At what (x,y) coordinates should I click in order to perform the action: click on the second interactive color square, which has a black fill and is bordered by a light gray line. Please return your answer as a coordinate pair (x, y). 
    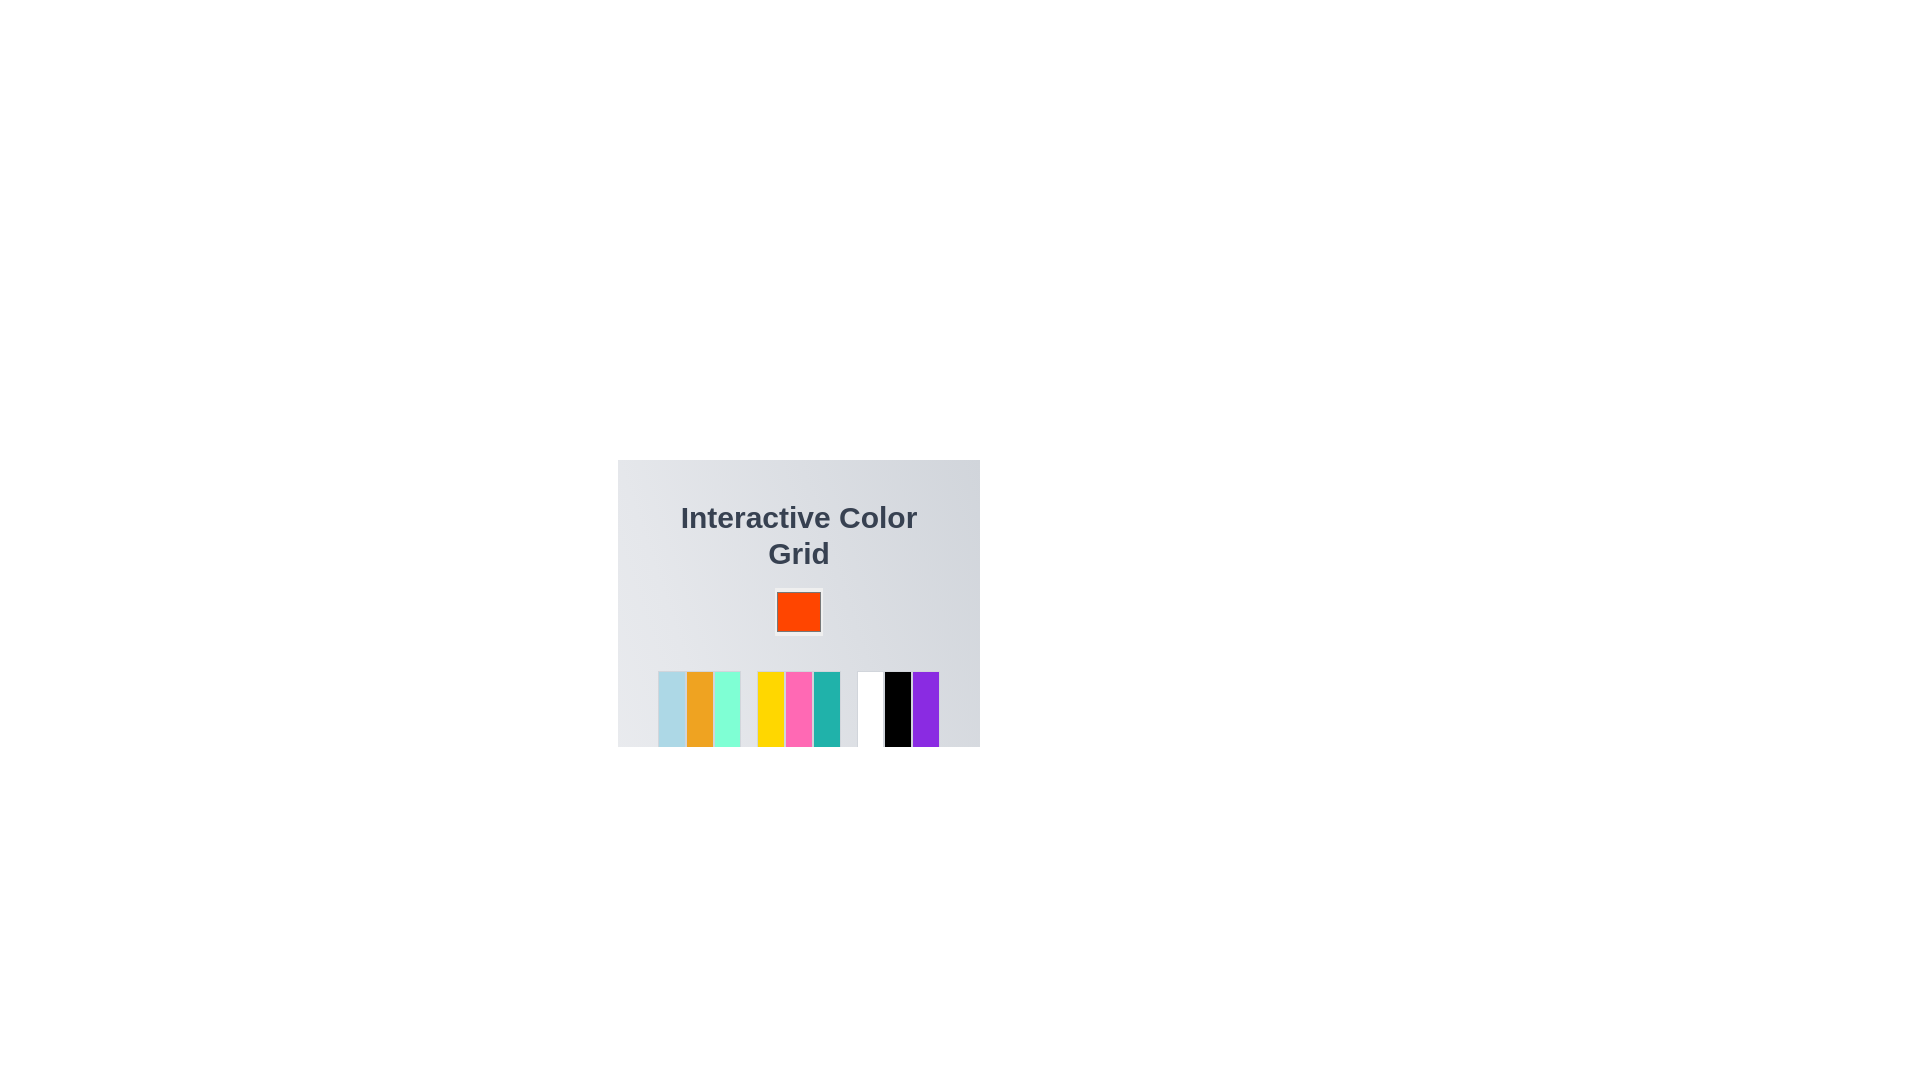
    Looking at the image, I should click on (896, 709).